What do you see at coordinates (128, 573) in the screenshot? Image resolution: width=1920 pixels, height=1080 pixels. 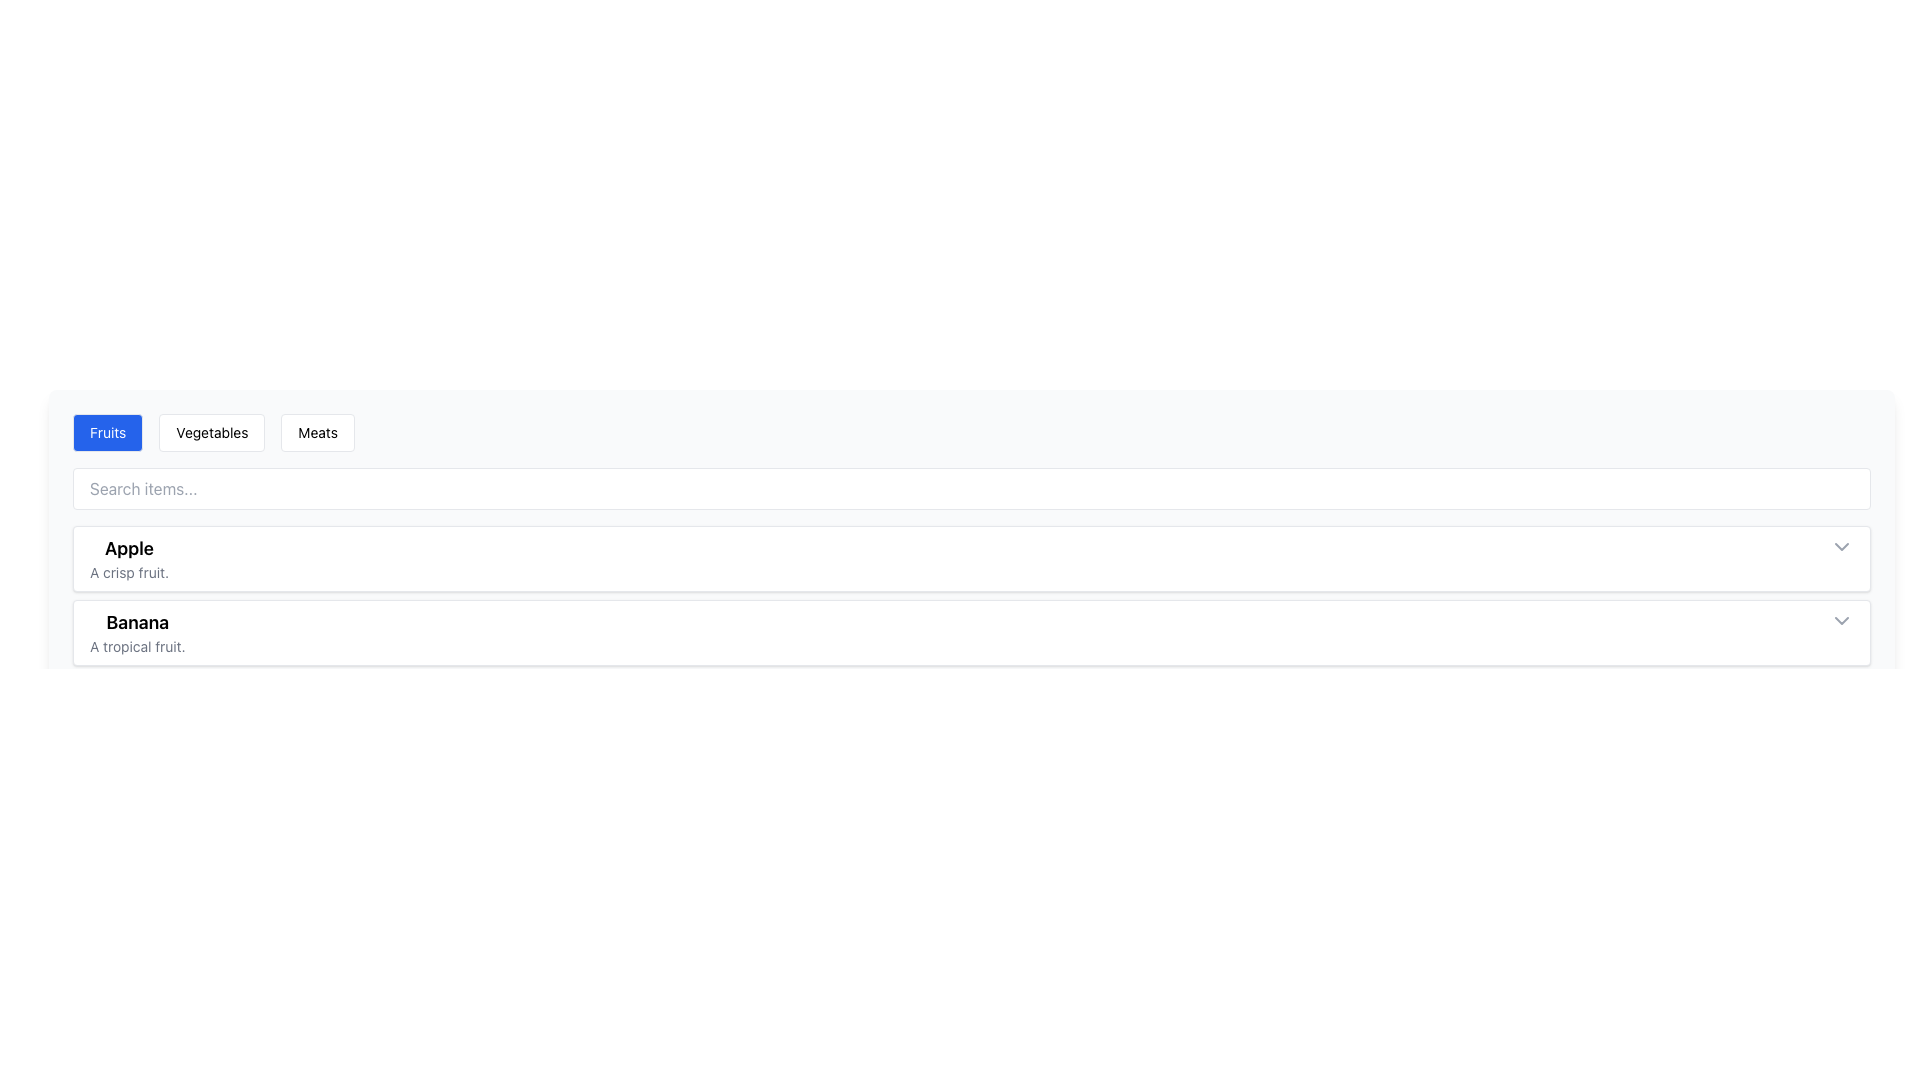 I see `description of the text label that reads 'A crisp fruit.' which is styled in a small font size and gray color, positioned below the header 'Apple.'` at bounding box center [128, 573].